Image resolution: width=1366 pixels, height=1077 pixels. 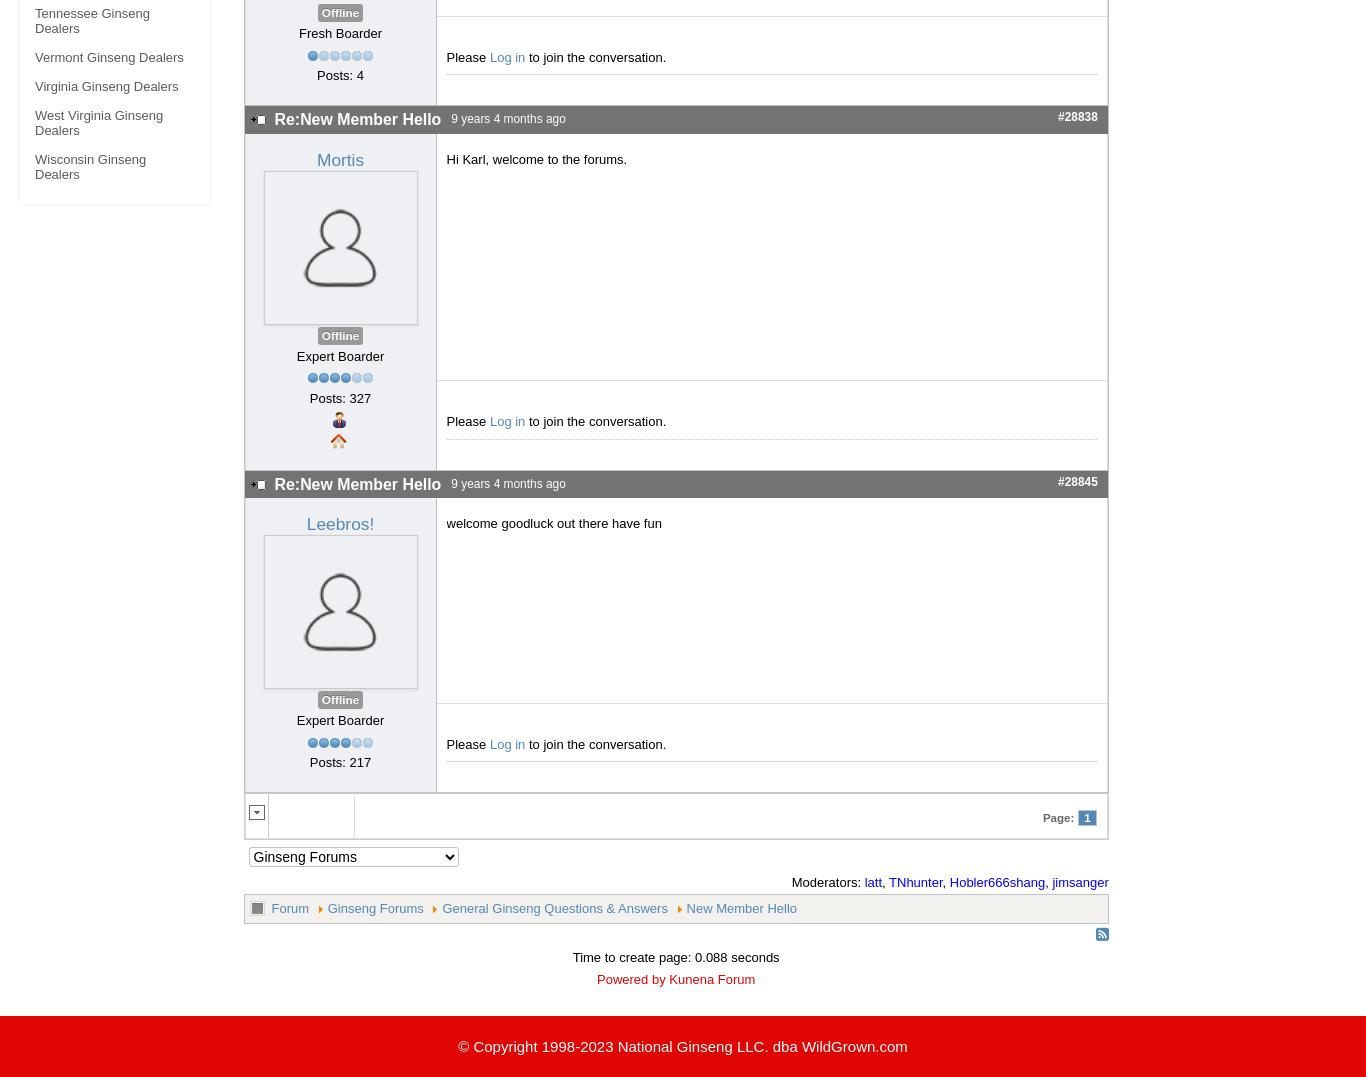 What do you see at coordinates (872, 882) in the screenshot?
I see `'latt'` at bounding box center [872, 882].